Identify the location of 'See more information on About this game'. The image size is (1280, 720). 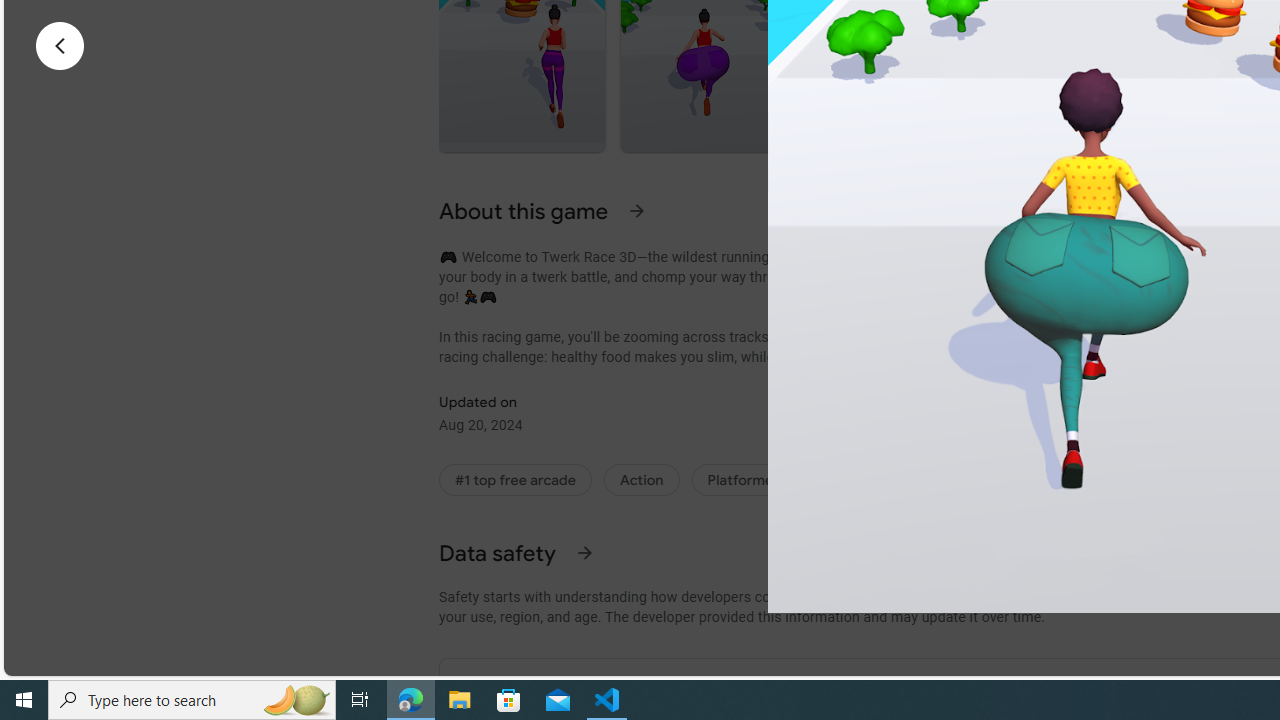
(636, 210).